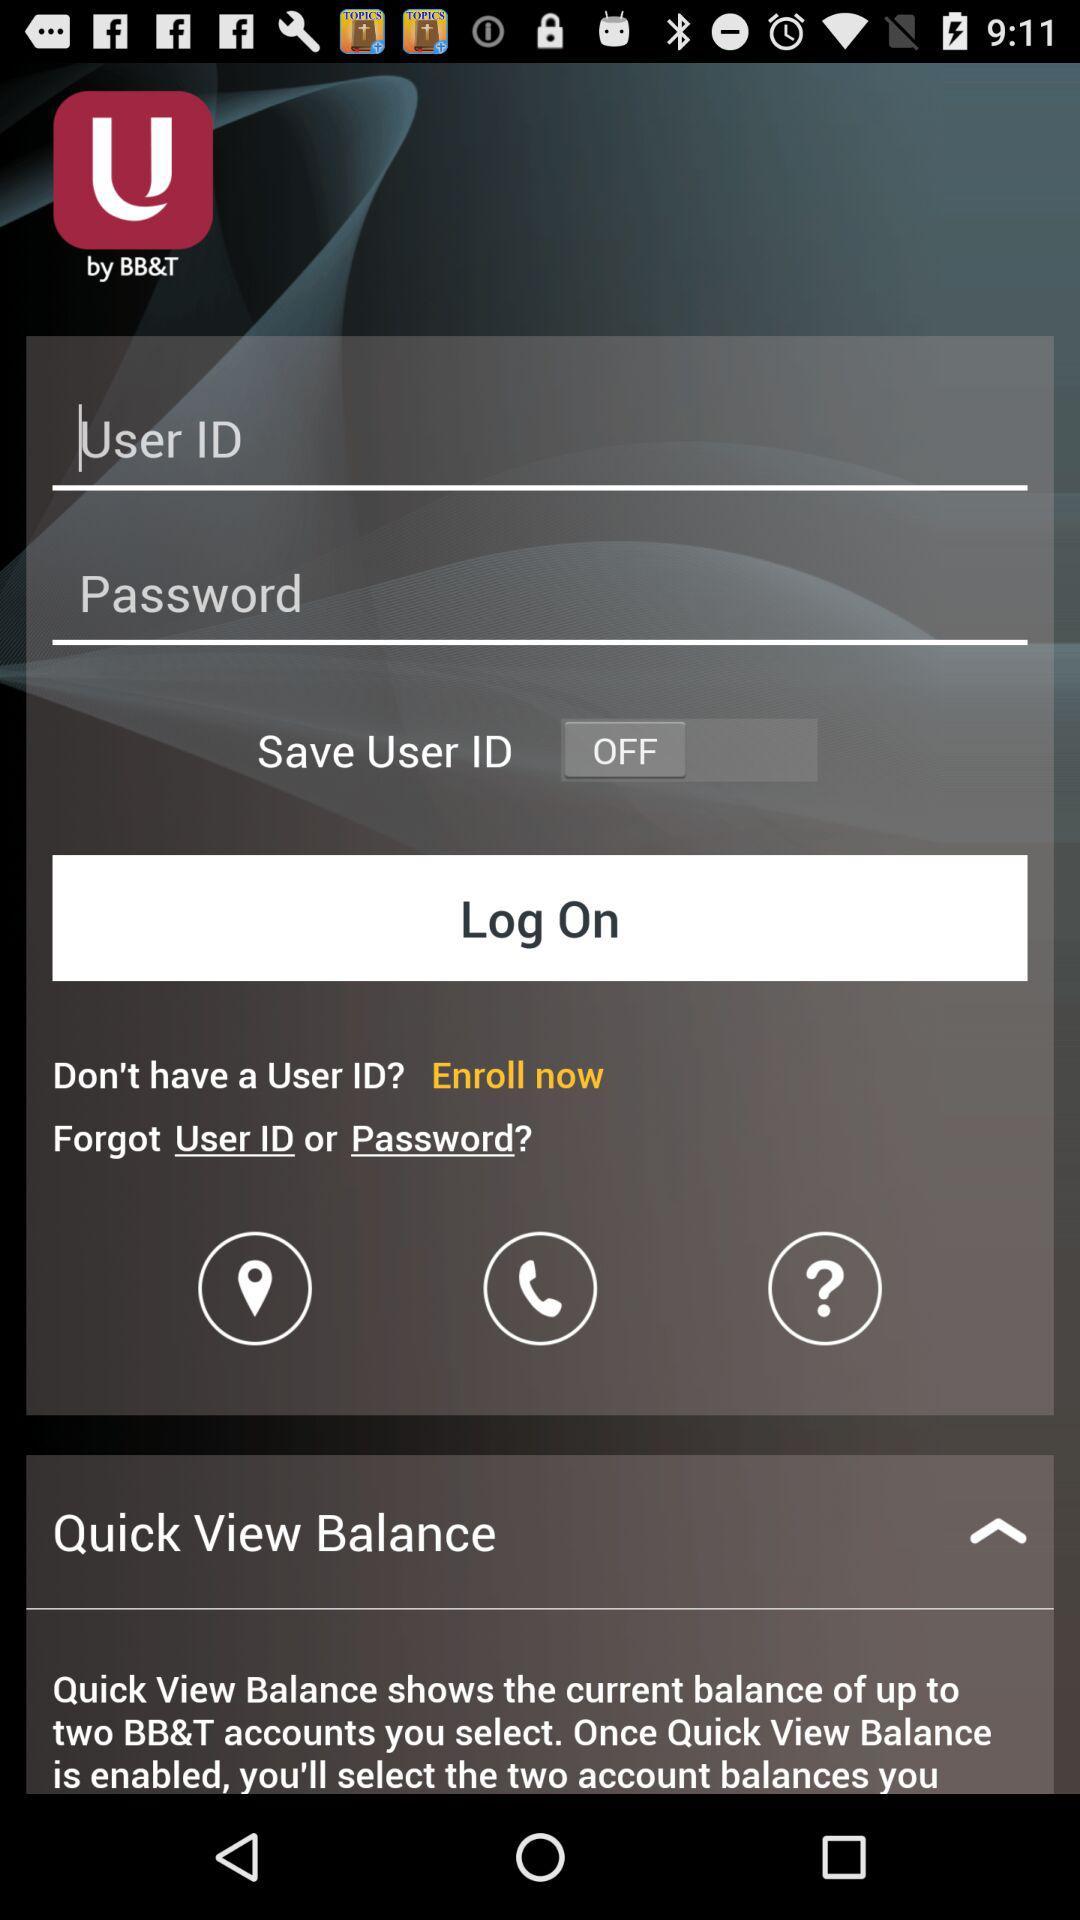  What do you see at coordinates (540, 916) in the screenshot?
I see `log on button` at bounding box center [540, 916].